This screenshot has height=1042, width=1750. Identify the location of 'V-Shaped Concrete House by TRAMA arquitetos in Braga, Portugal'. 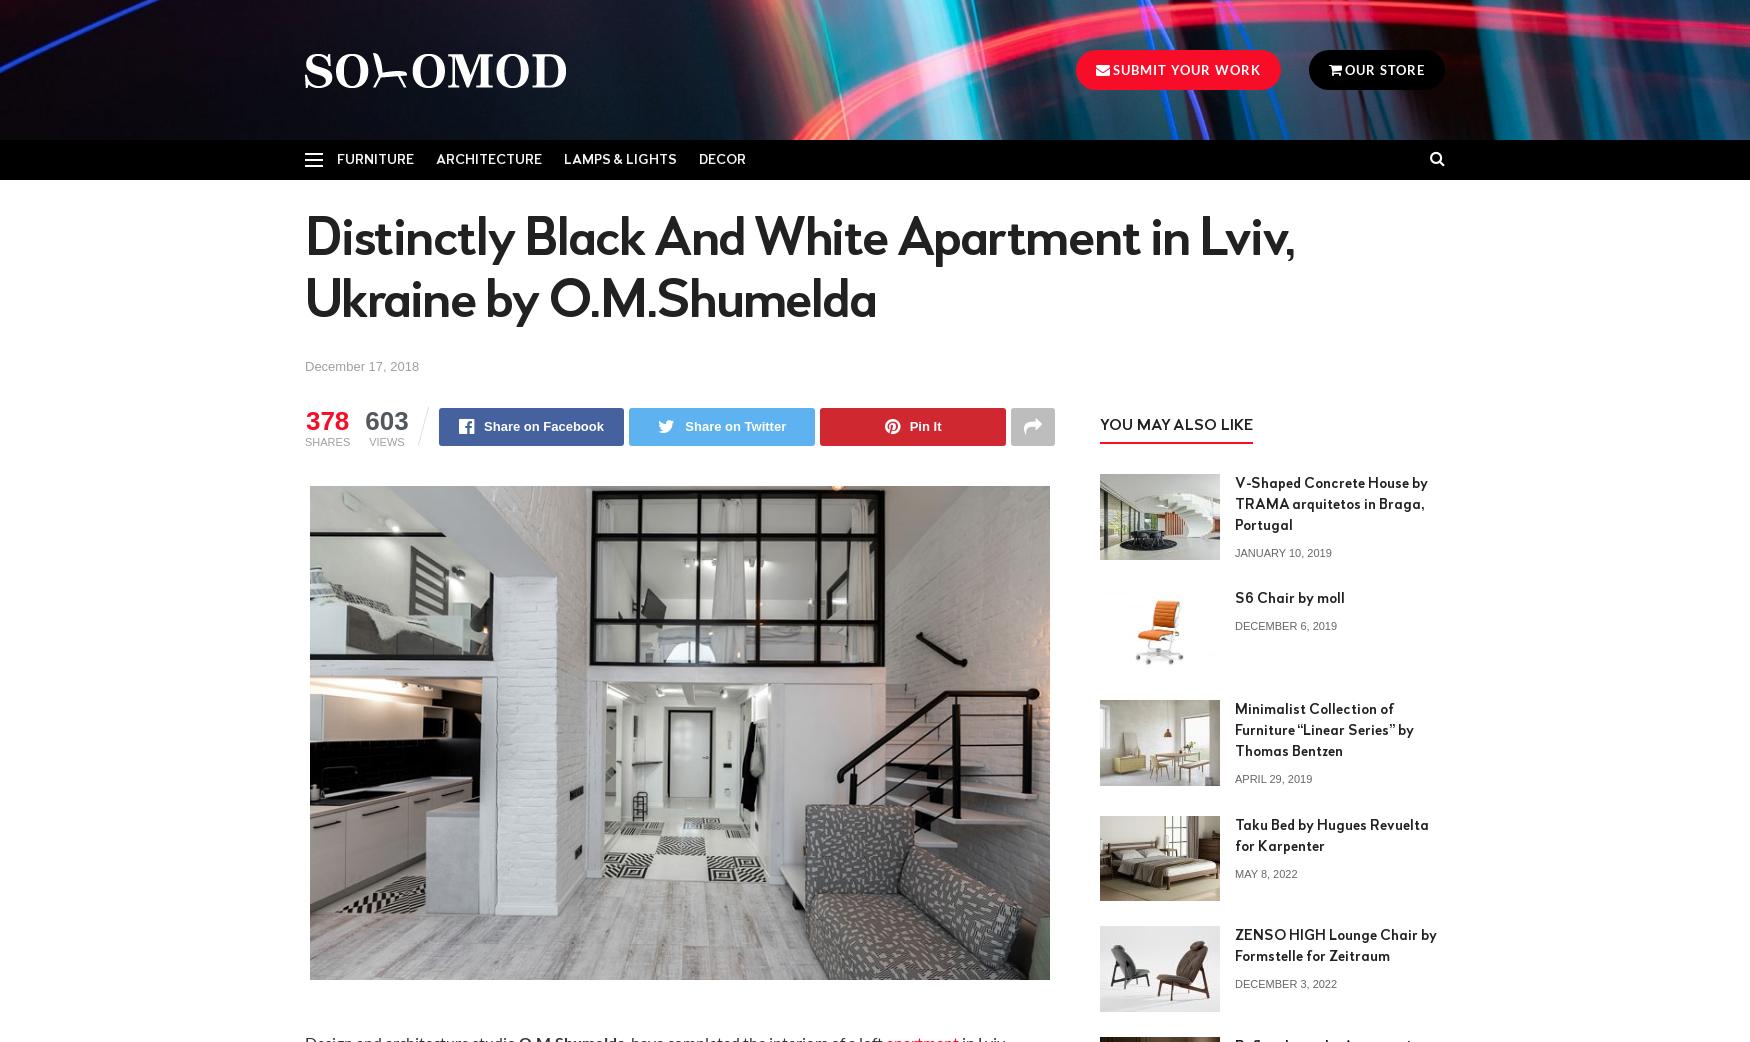
(1331, 504).